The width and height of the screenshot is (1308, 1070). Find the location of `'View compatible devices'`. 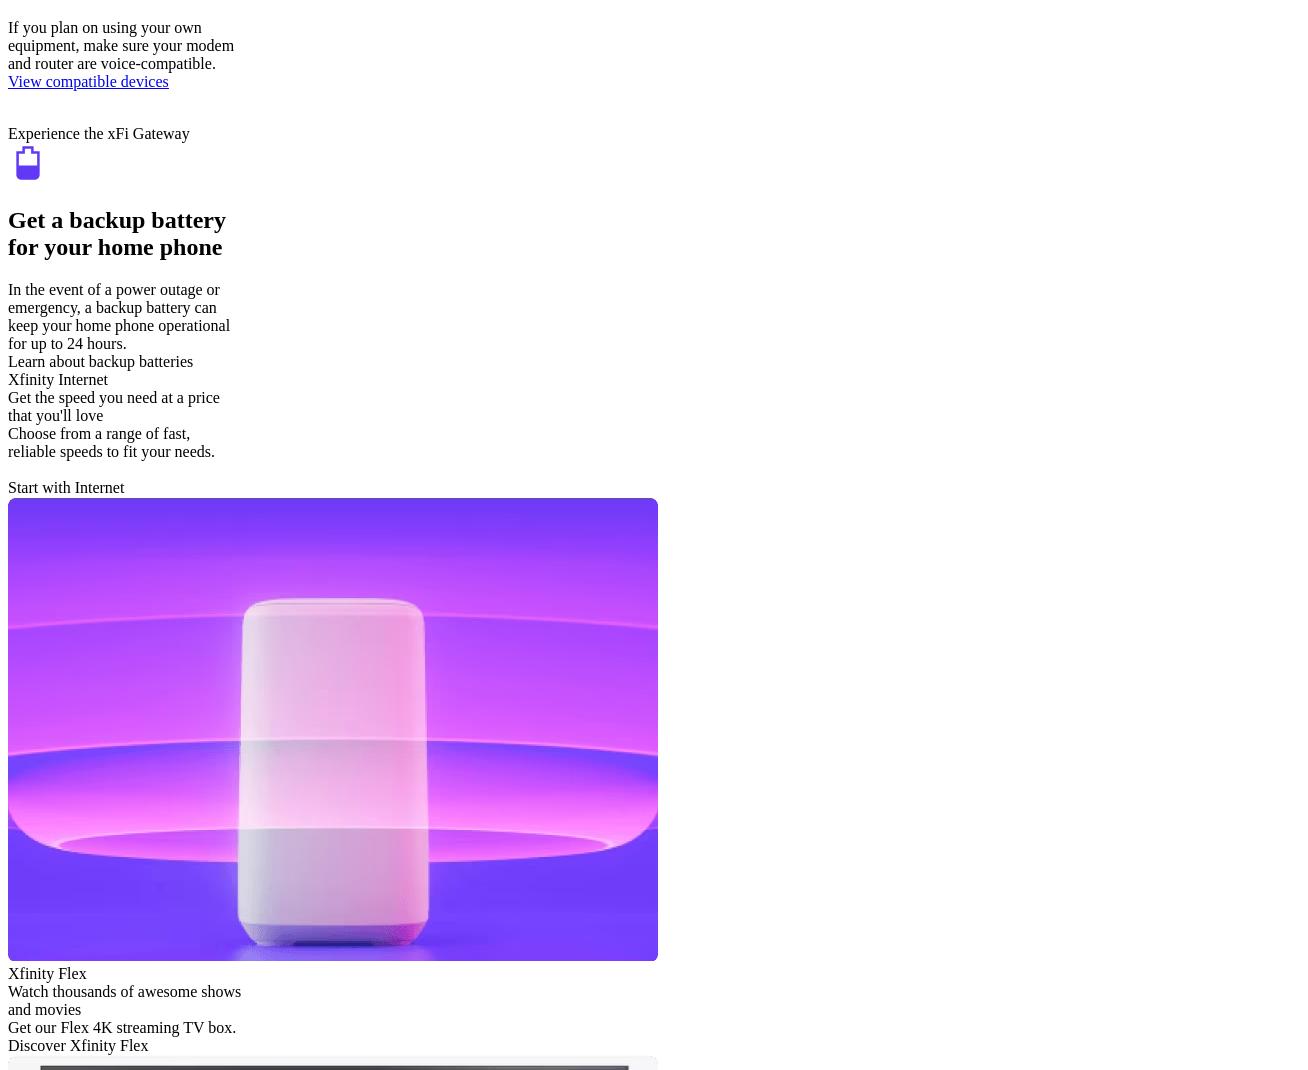

'View compatible devices' is located at coordinates (87, 80).